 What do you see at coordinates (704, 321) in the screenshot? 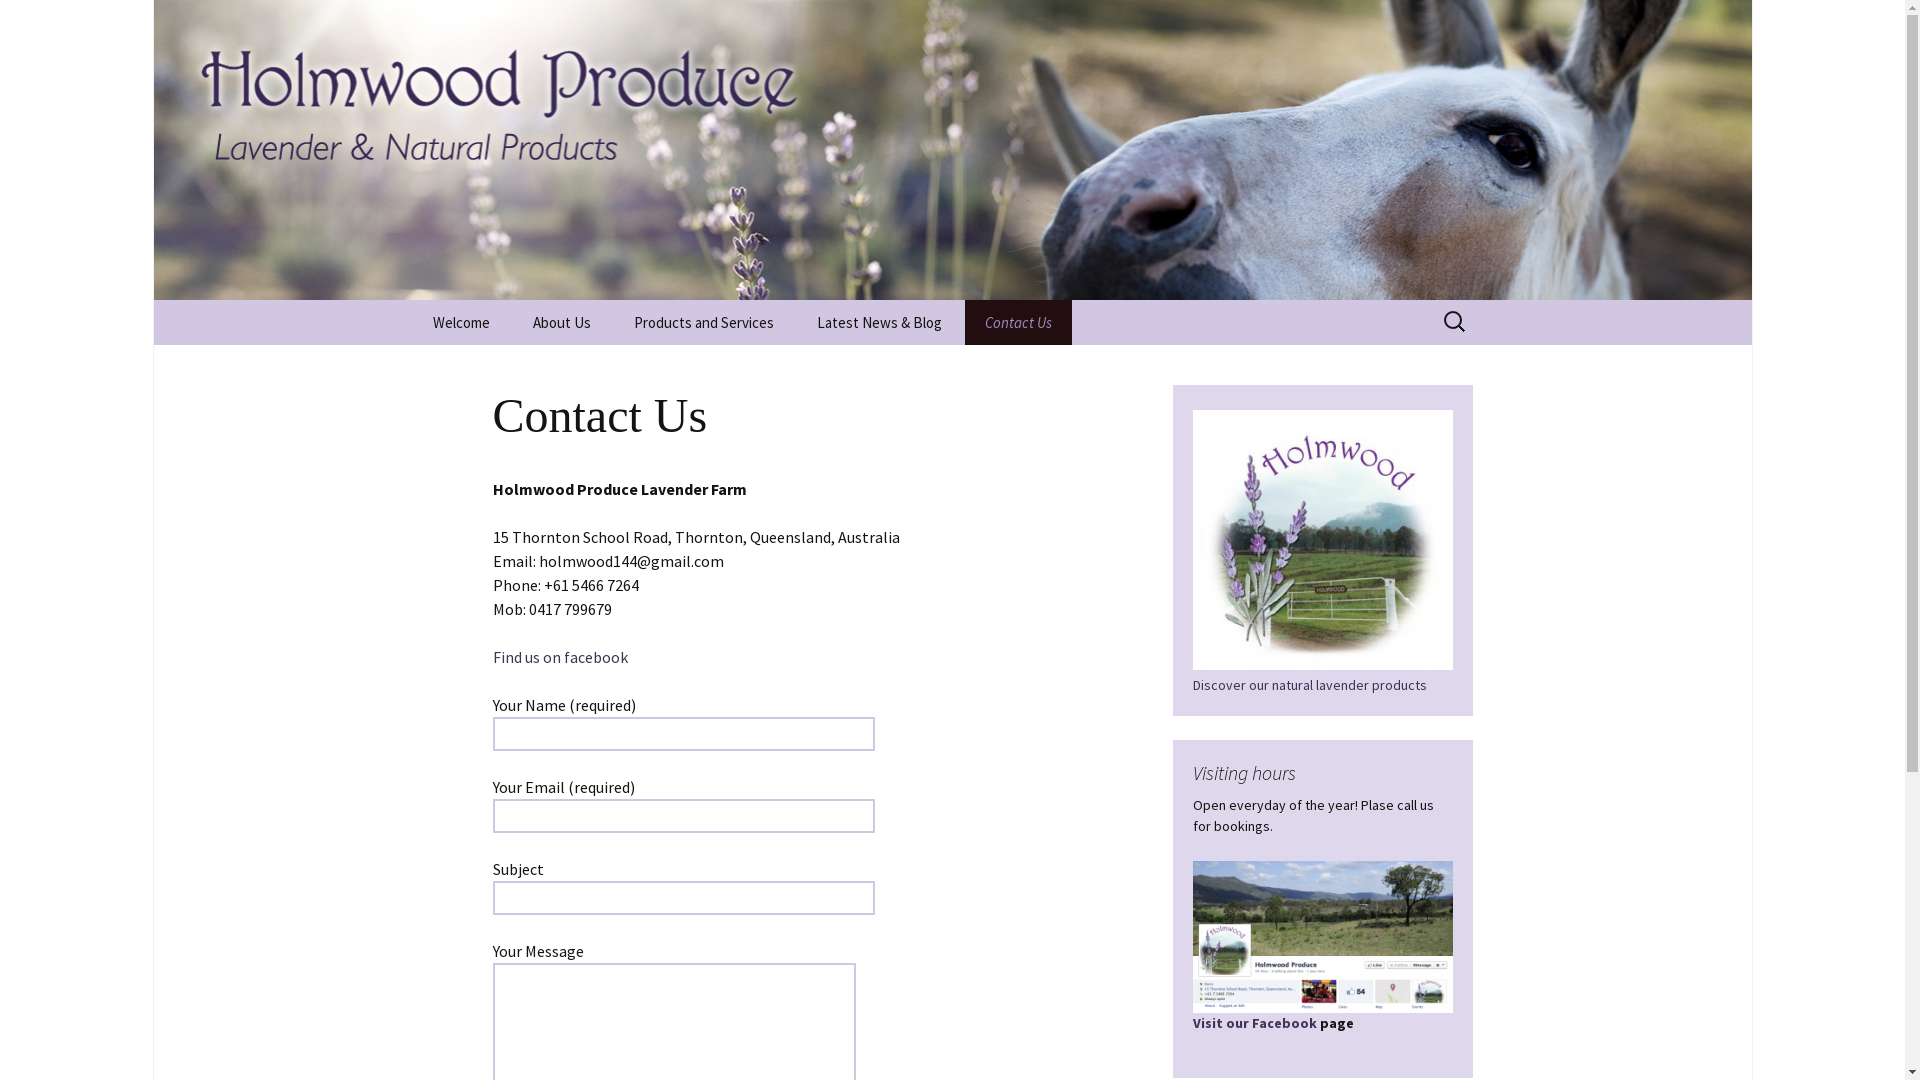
I see `'Products and Services'` at bounding box center [704, 321].